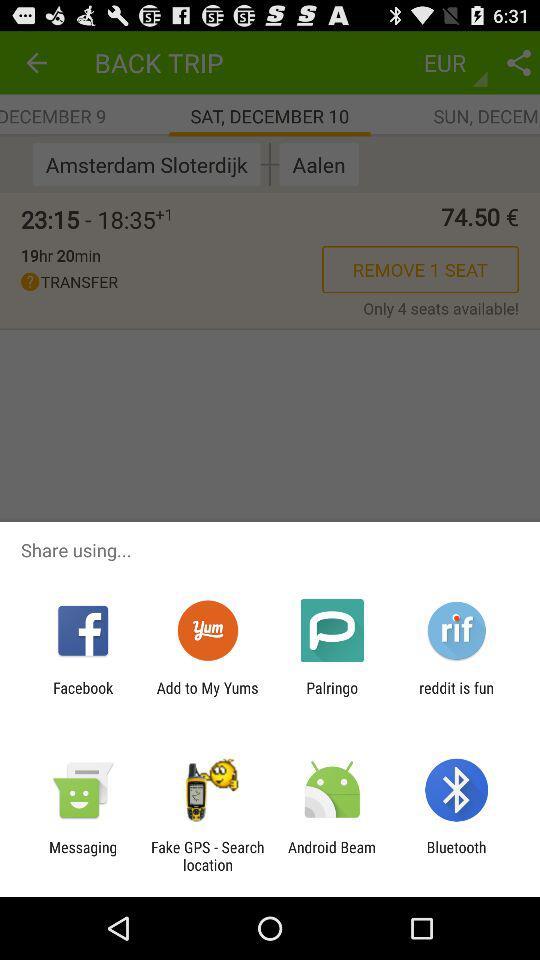 The width and height of the screenshot is (540, 960). I want to click on the app next to the android beam, so click(206, 855).